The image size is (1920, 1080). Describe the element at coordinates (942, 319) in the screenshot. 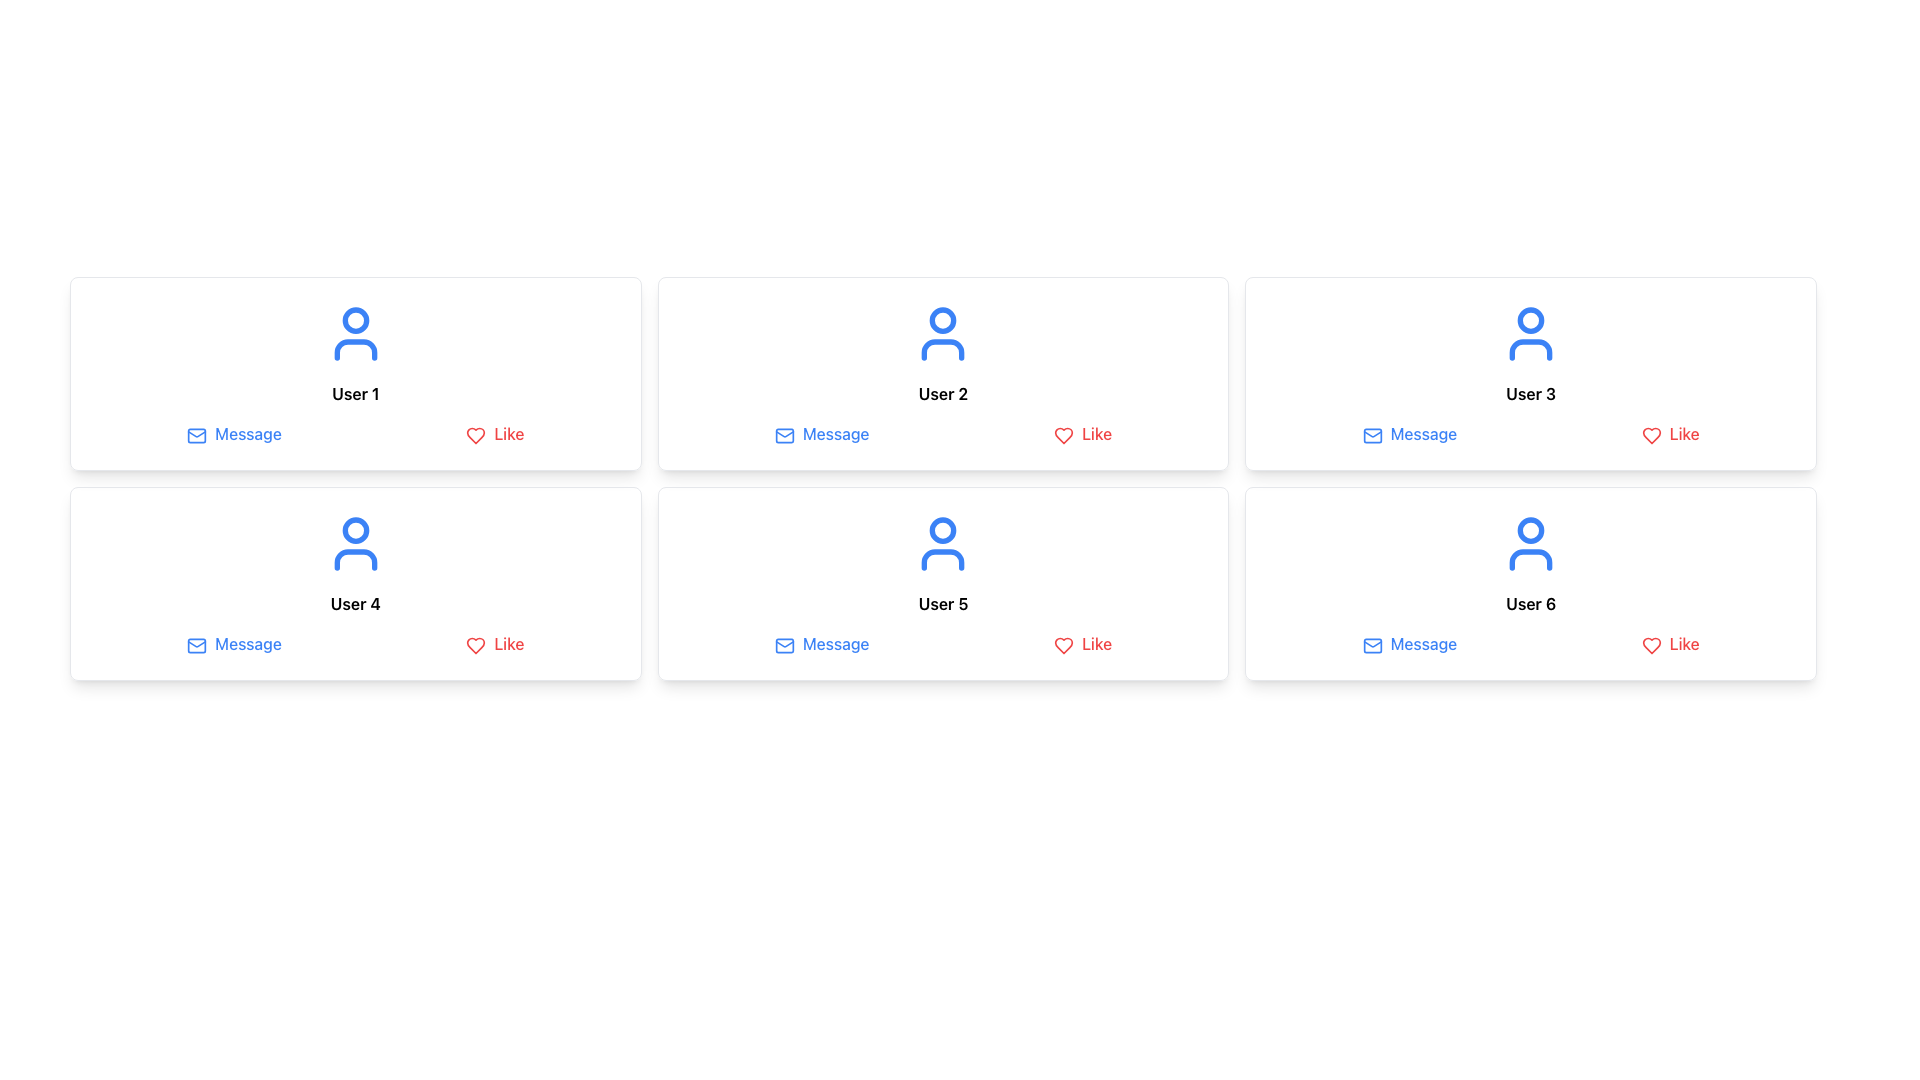

I see `the blue outlined circle located at the center of the head icon in the second user profile card ('User 2') in the top row of the layout` at that location.